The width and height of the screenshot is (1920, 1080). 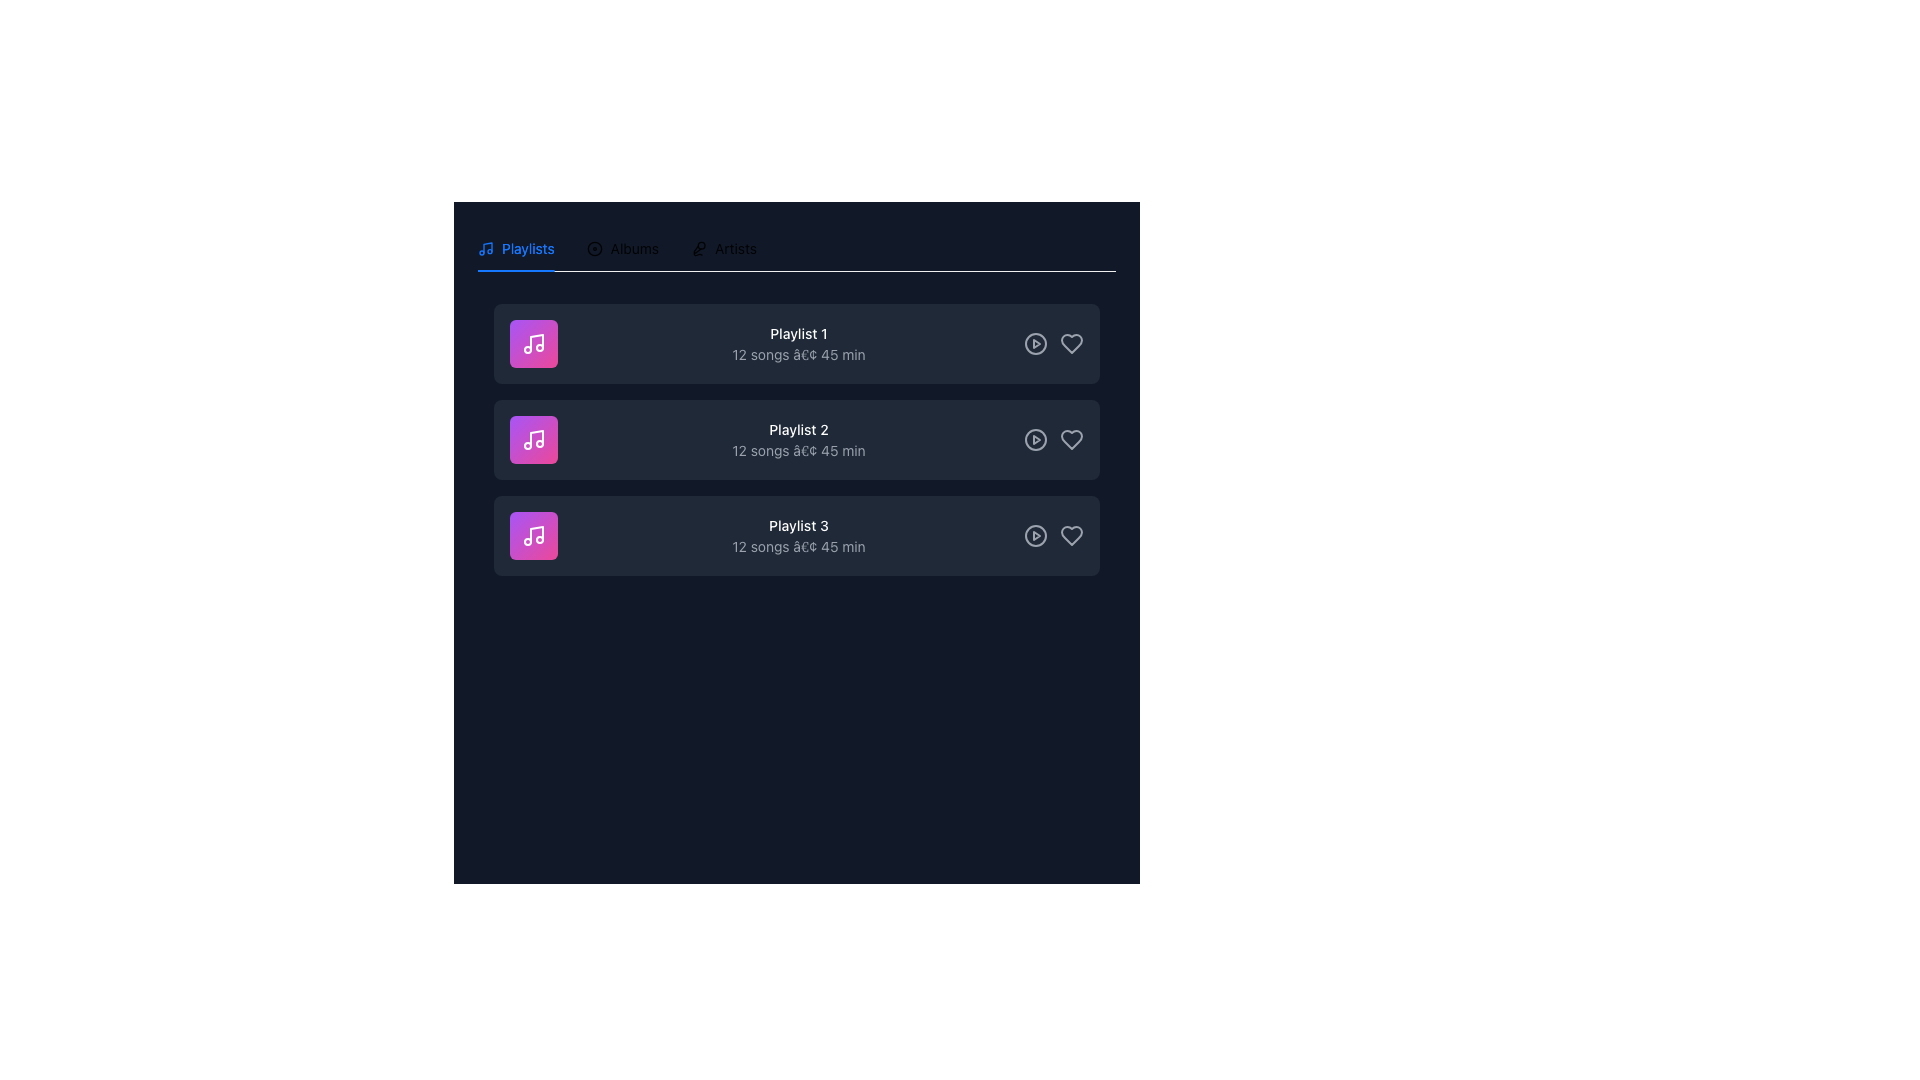 What do you see at coordinates (723, 248) in the screenshot?
I see `the 'Artists' tab, which is the third tab in the tab bar` at bounding box center [723, 248].